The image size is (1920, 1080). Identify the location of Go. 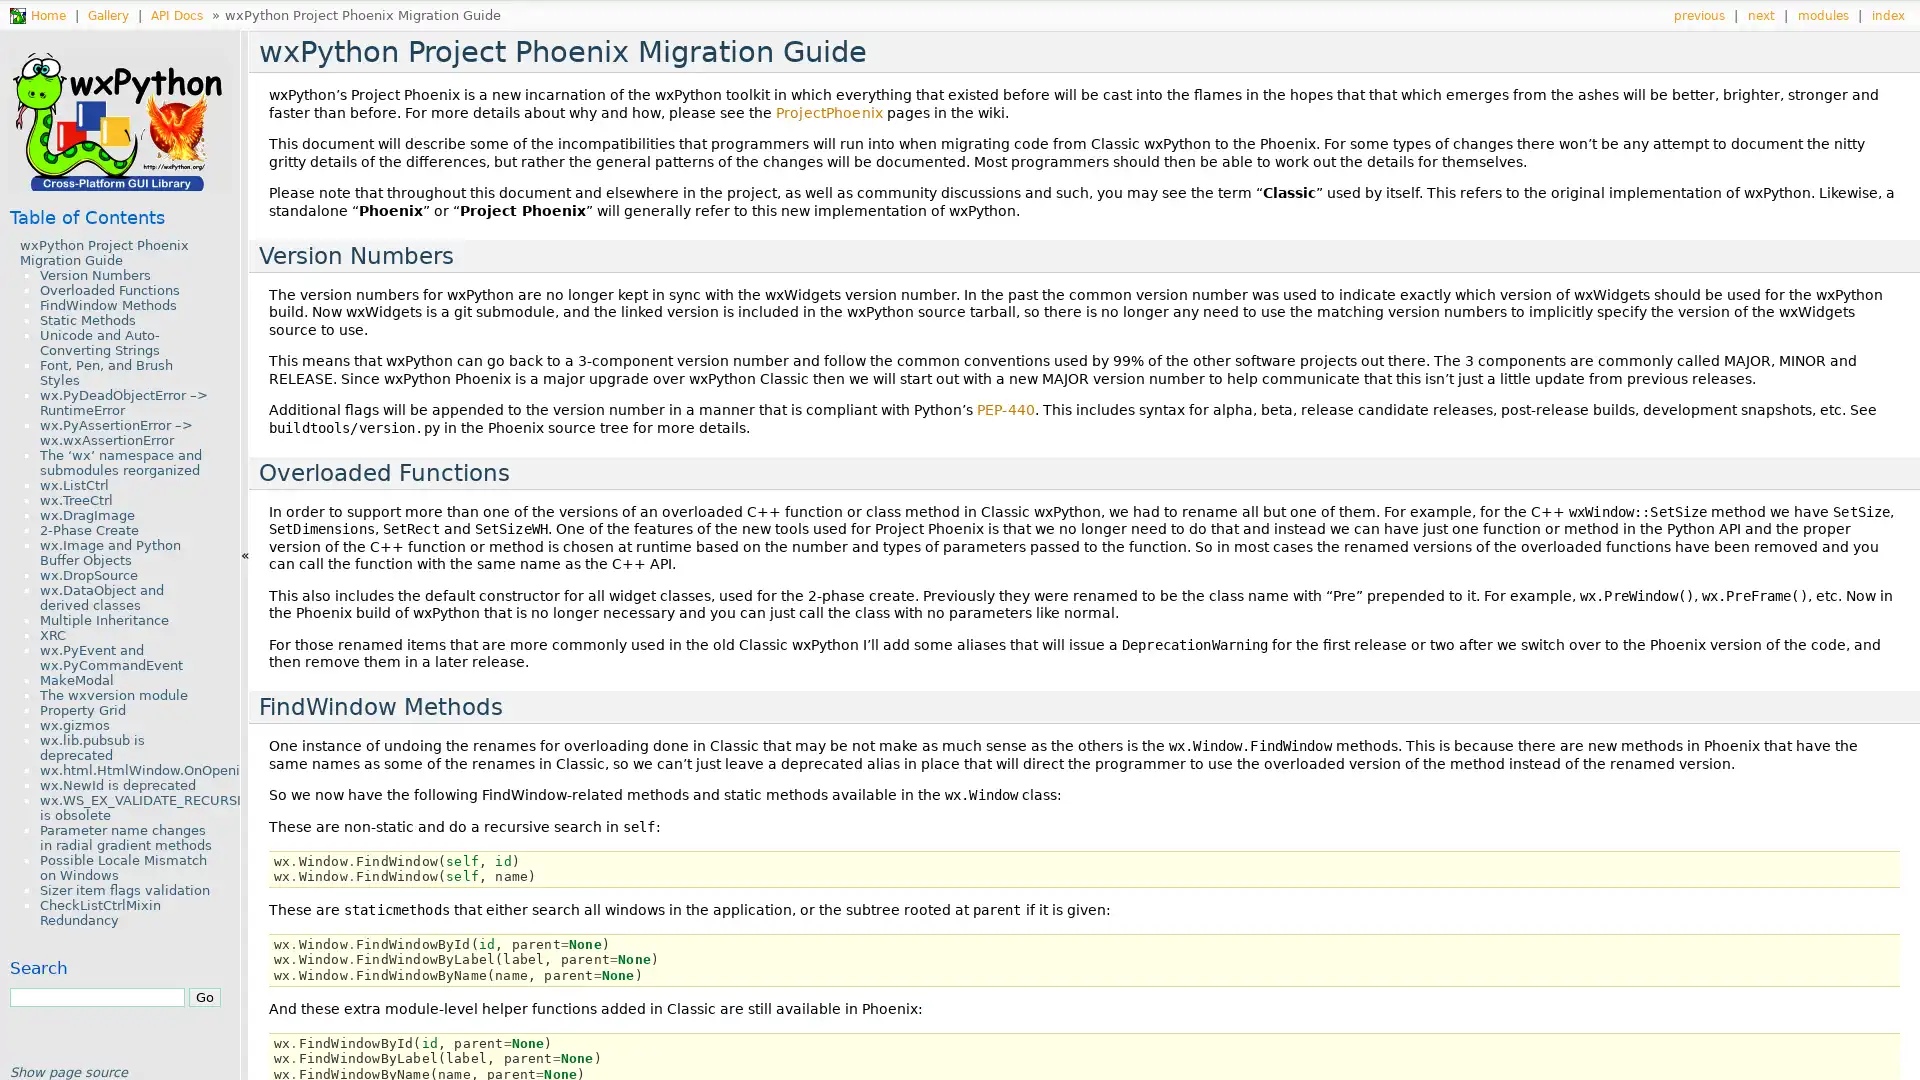
(205, 996).